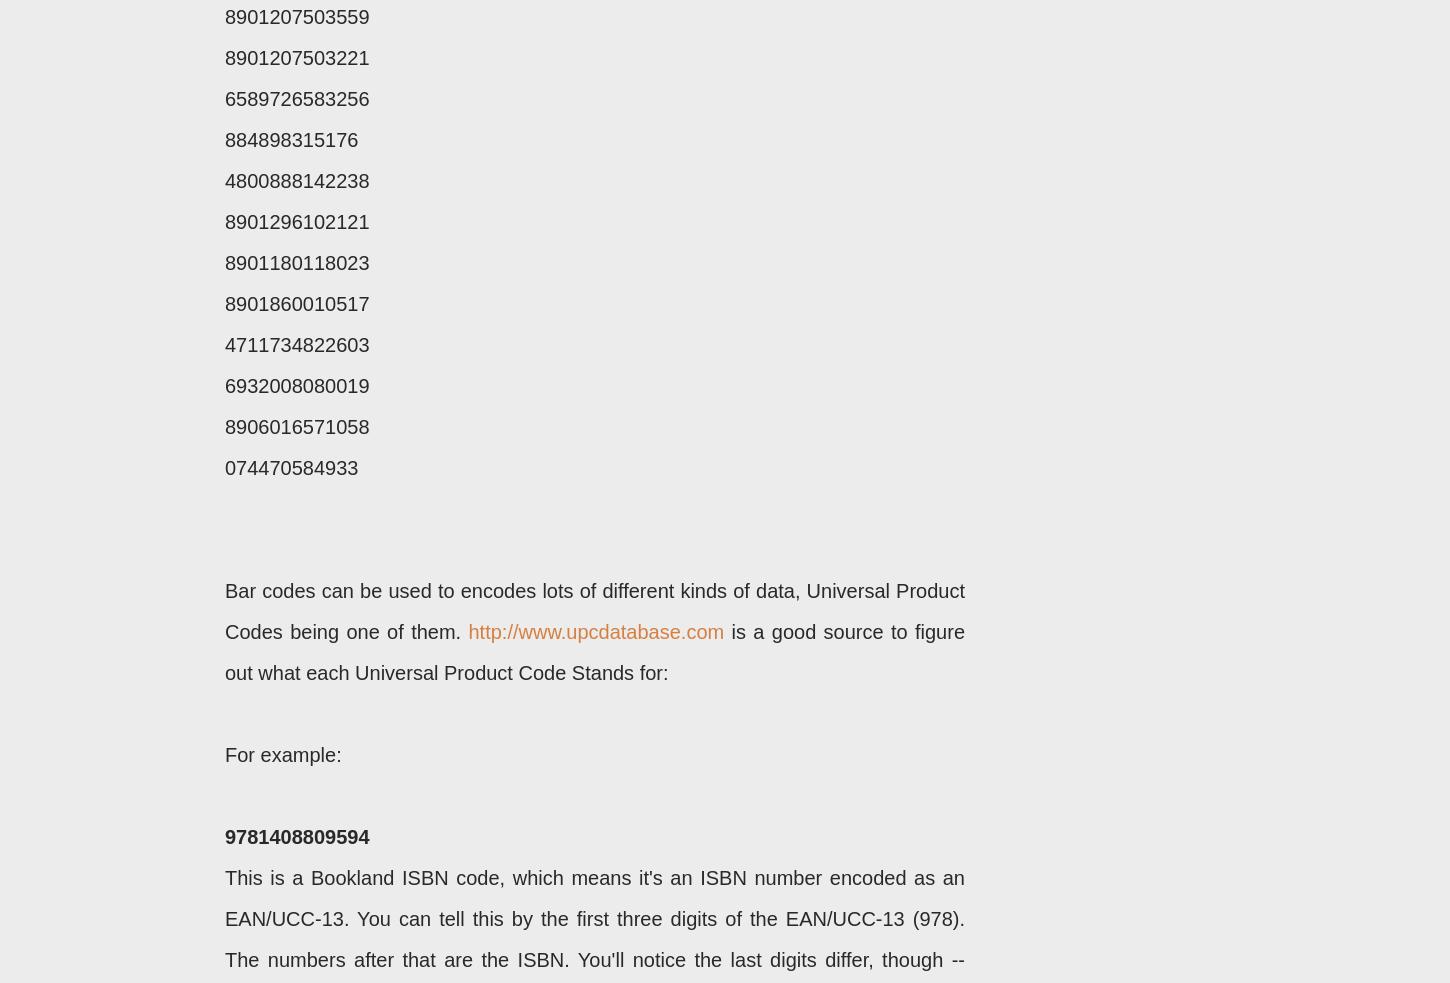  I want to click on 'is a good source to figure out what each Universal Product Code Stands for:', so click(594, 652).